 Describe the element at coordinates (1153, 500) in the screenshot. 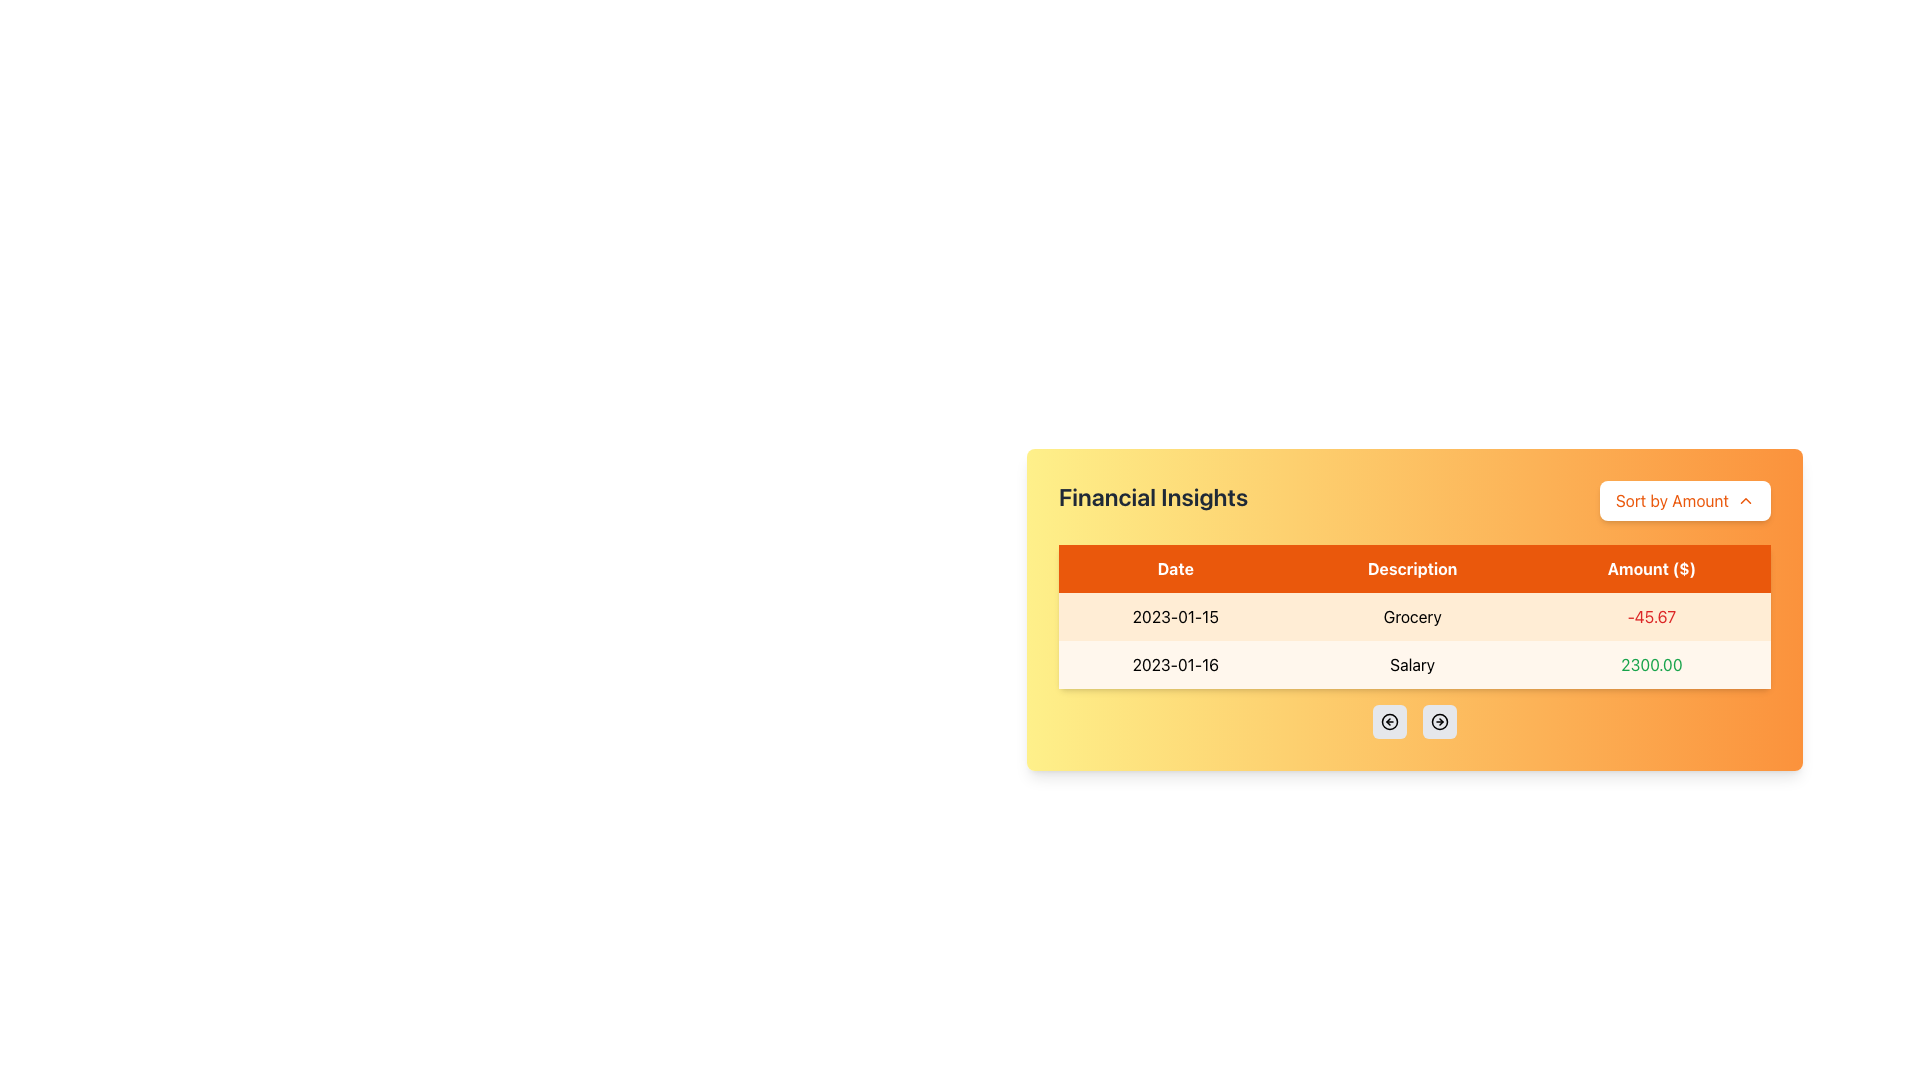

I see `the 'Financial Insights' text label, which is styled with a bold, extra-large font in dark gray on a gradient yellow-to-orange background, located at the beginning of the header section` at that location.